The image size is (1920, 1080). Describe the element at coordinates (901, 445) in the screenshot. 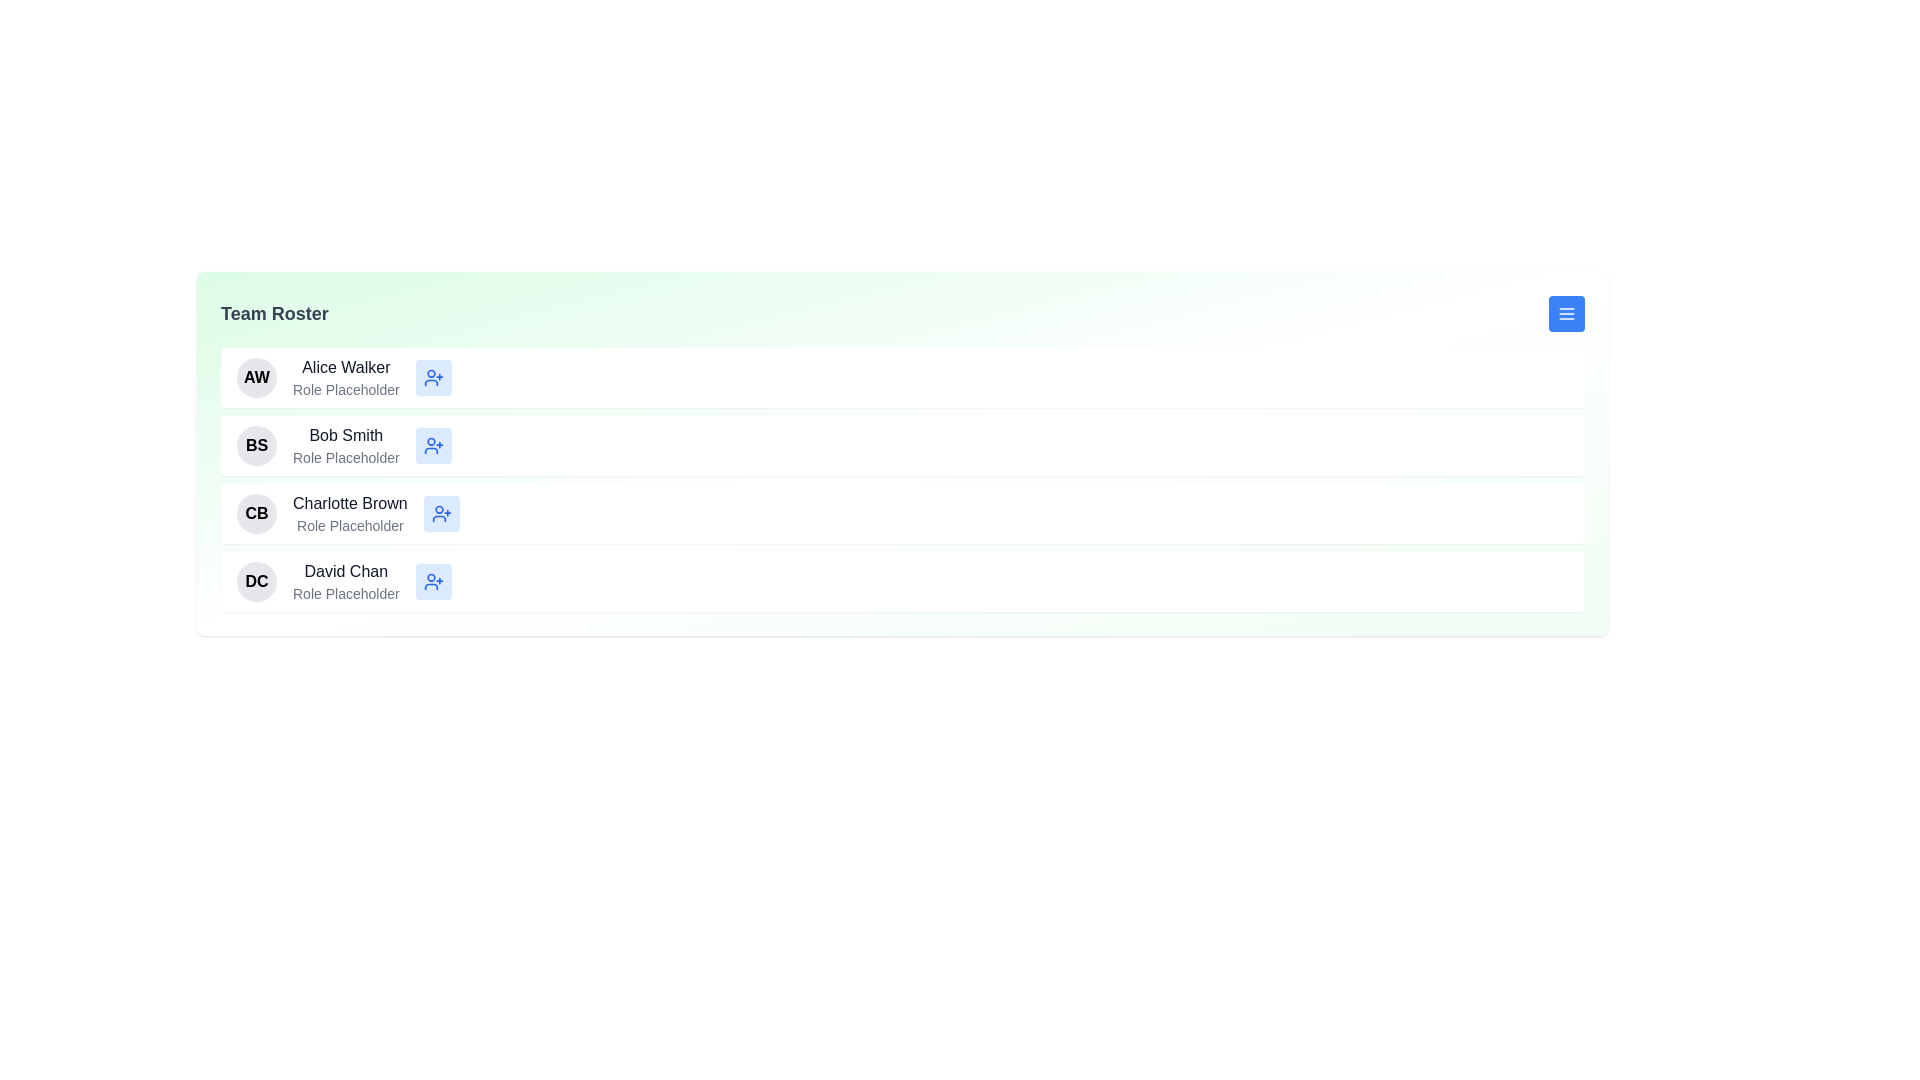

I see `name 'Bob Smith' and the placeholder role details from the horizontal card containing a circular avatar and a blue action button, which is the second card in the list of team members` at that location.